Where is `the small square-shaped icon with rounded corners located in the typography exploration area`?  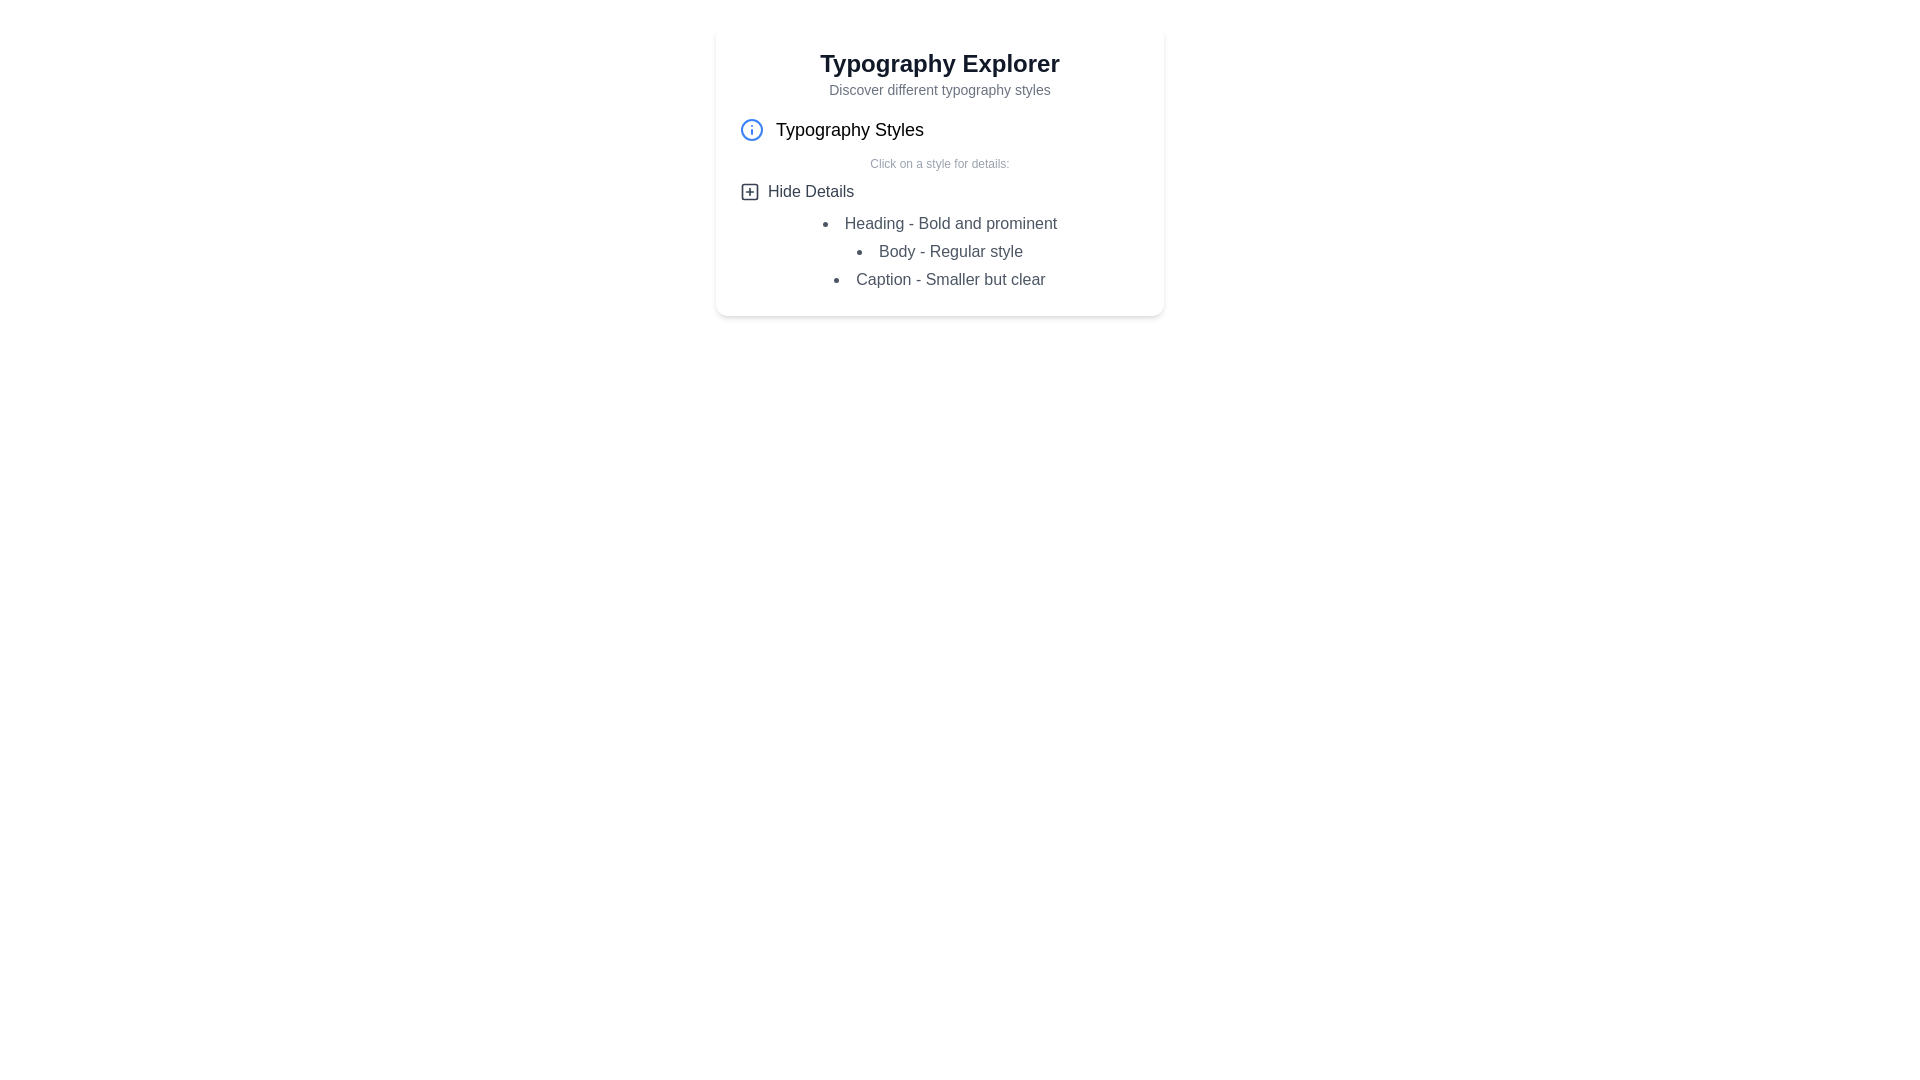
the small square-shaped icon with rounded corners located in the typography exploration area is located at coordinates (748, 192).